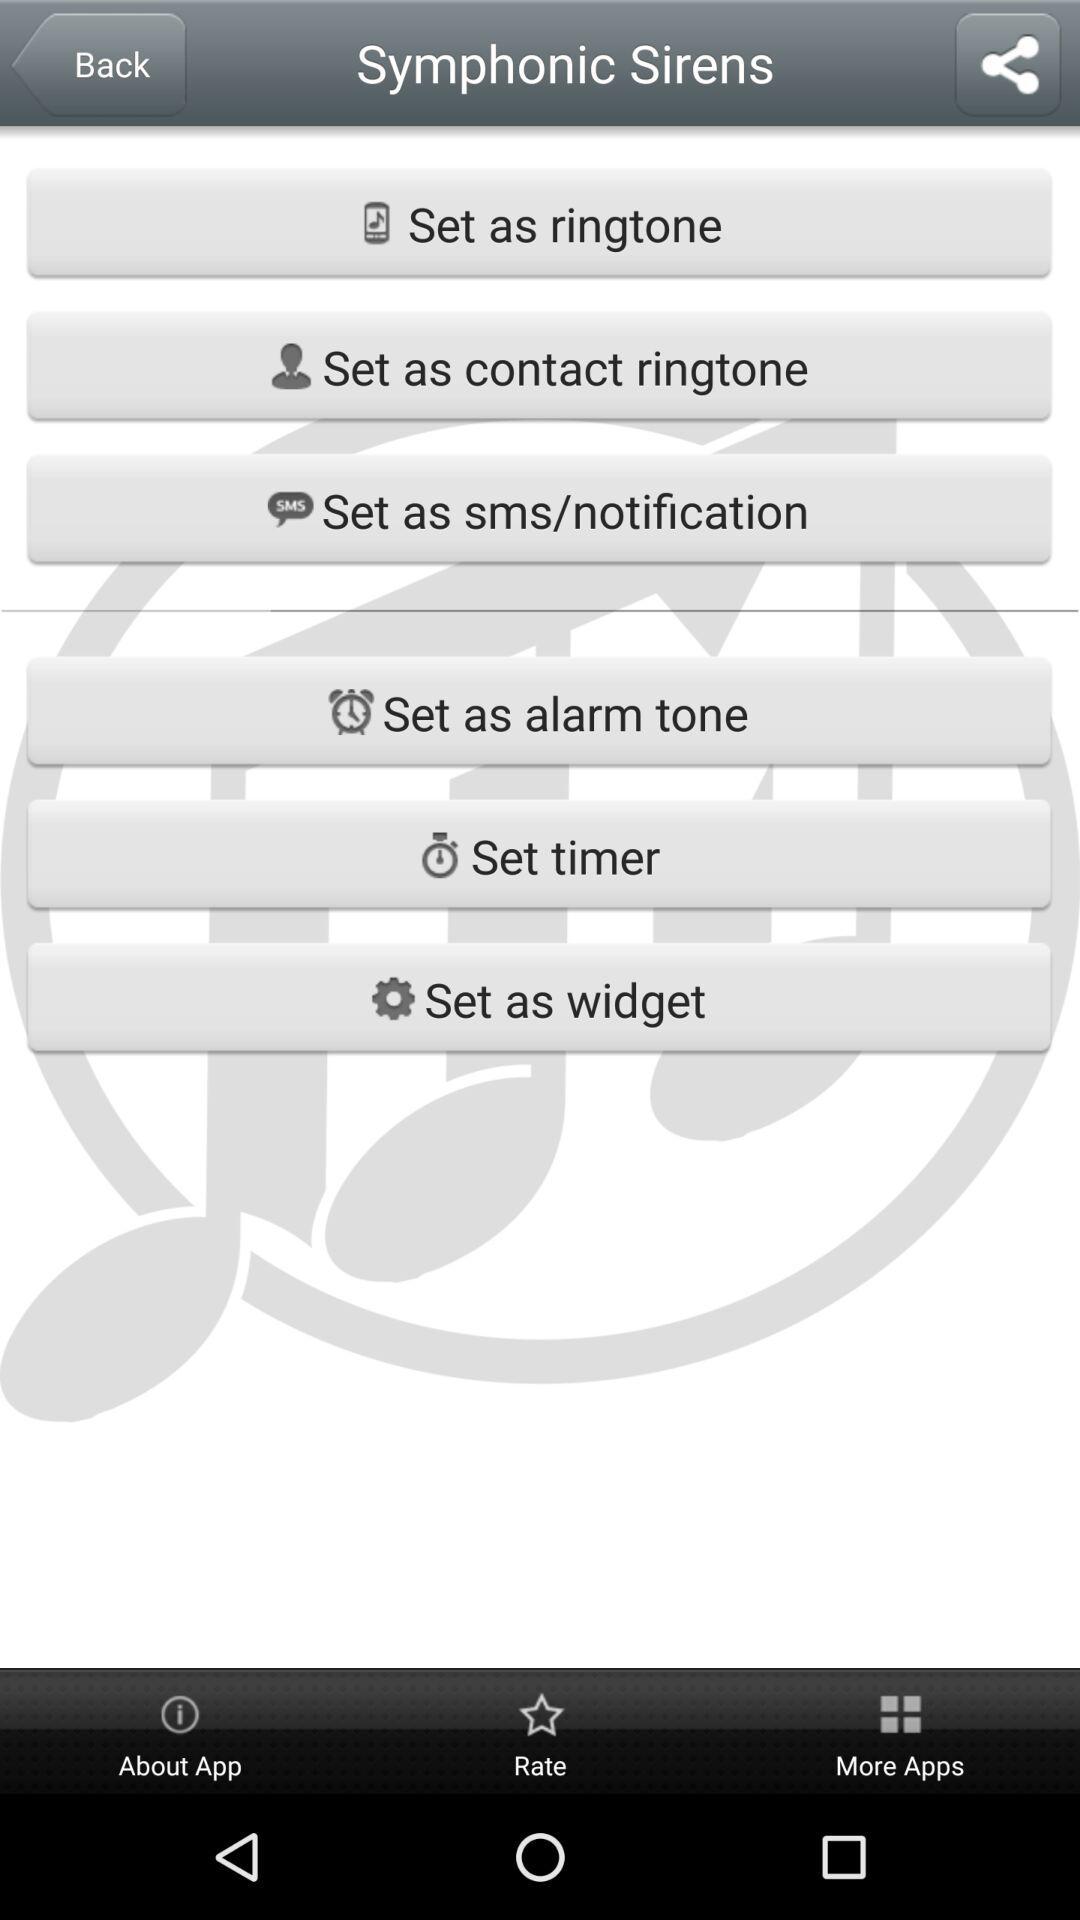 The image size is (1080, 1920). What do you see at coordinates (377, 222) in the screenshot?
I see `the icon which is left side of the set as ringtone` at bounding box center [377, 222].